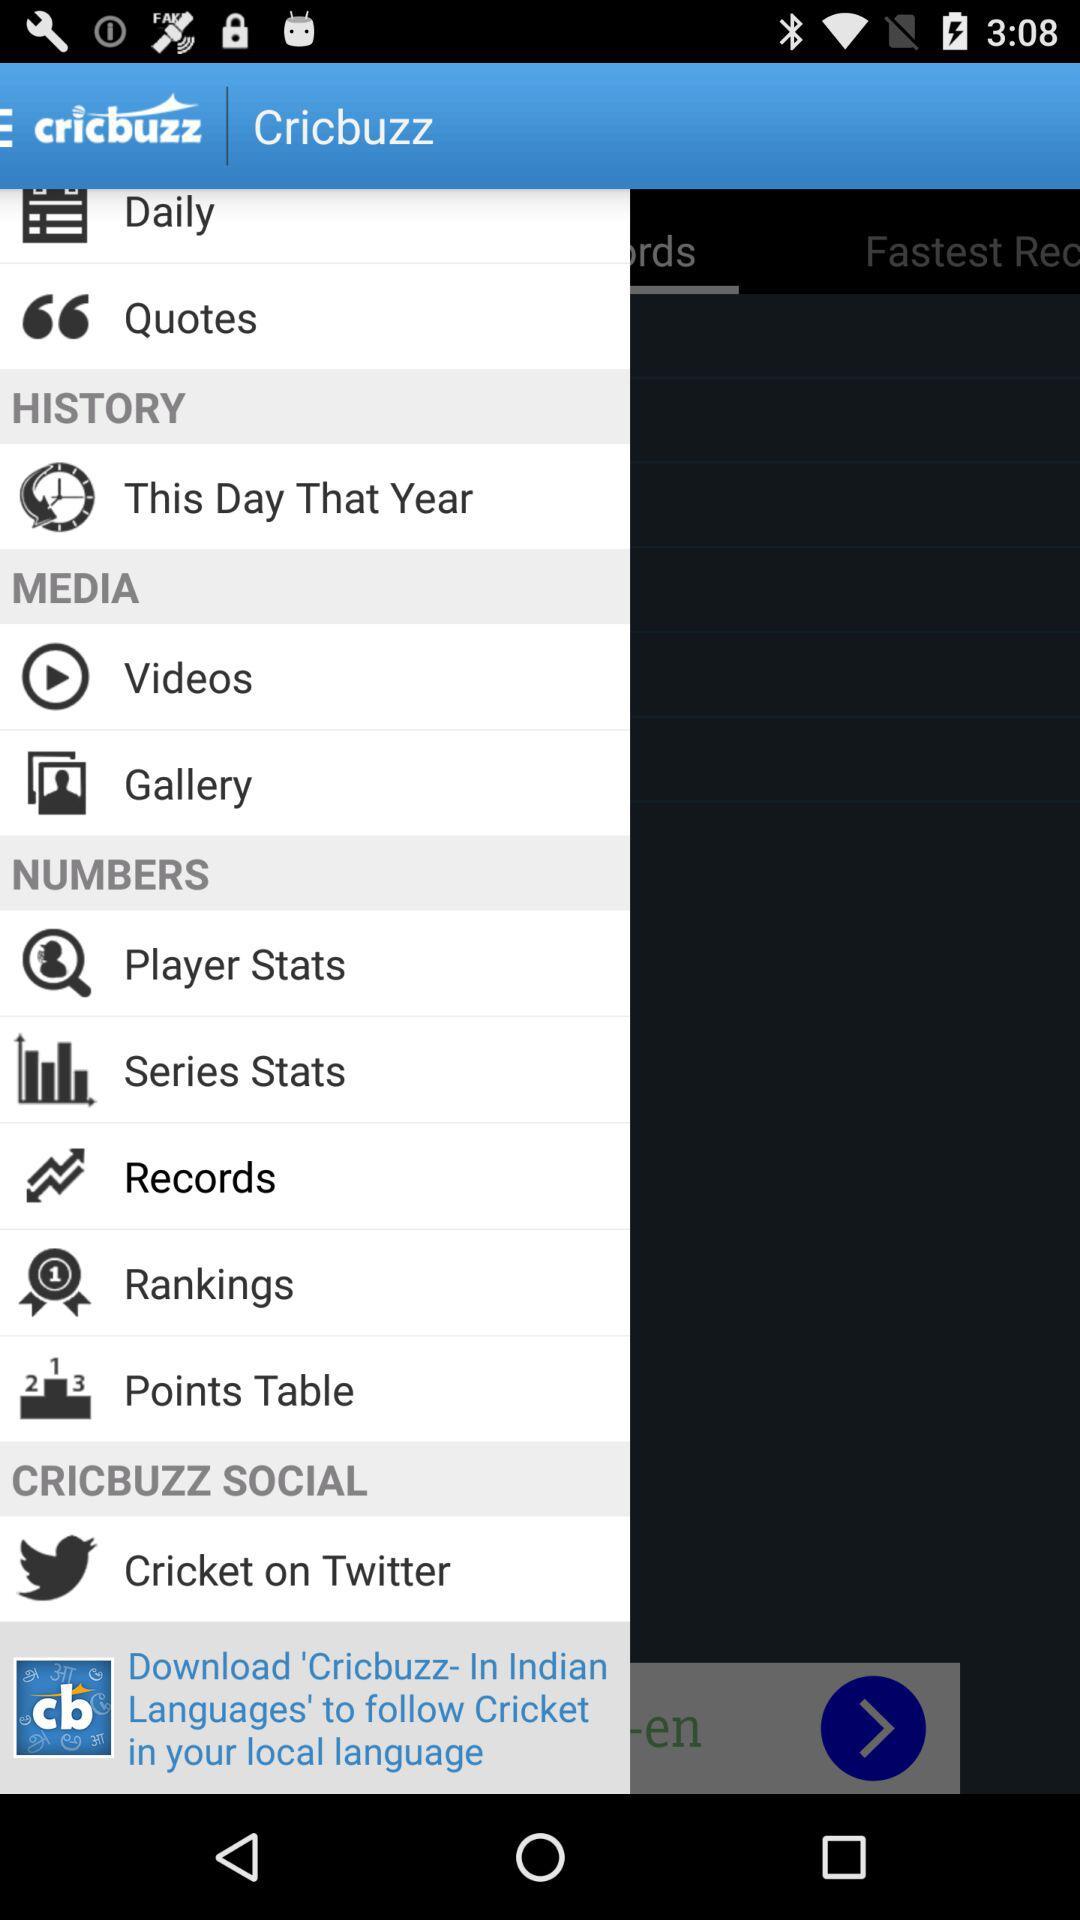 The height and width of the screenshot is (1920, 1080). I want to click on the icon which is left to quotes, so click(55, 315).